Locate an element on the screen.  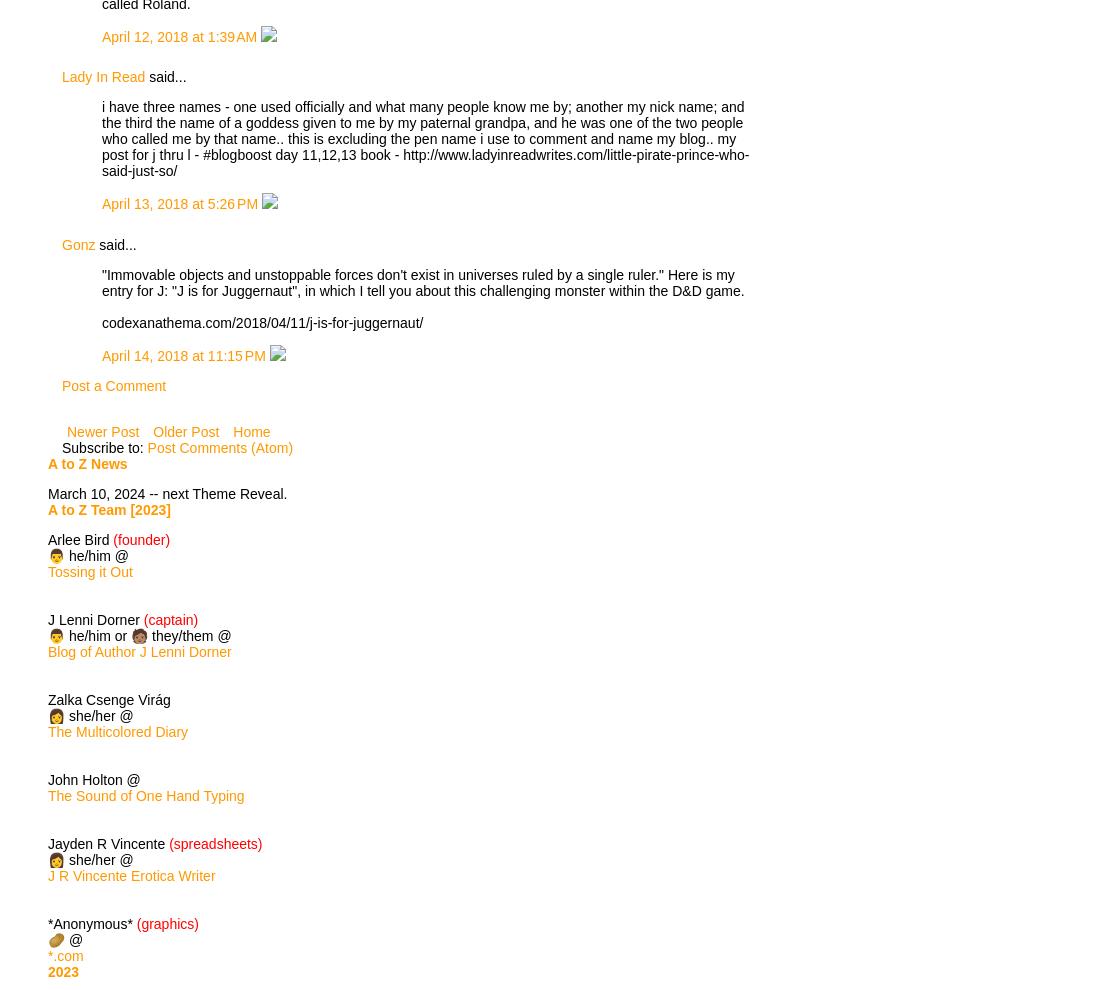
'2023' is located at coordinates (62, 971).